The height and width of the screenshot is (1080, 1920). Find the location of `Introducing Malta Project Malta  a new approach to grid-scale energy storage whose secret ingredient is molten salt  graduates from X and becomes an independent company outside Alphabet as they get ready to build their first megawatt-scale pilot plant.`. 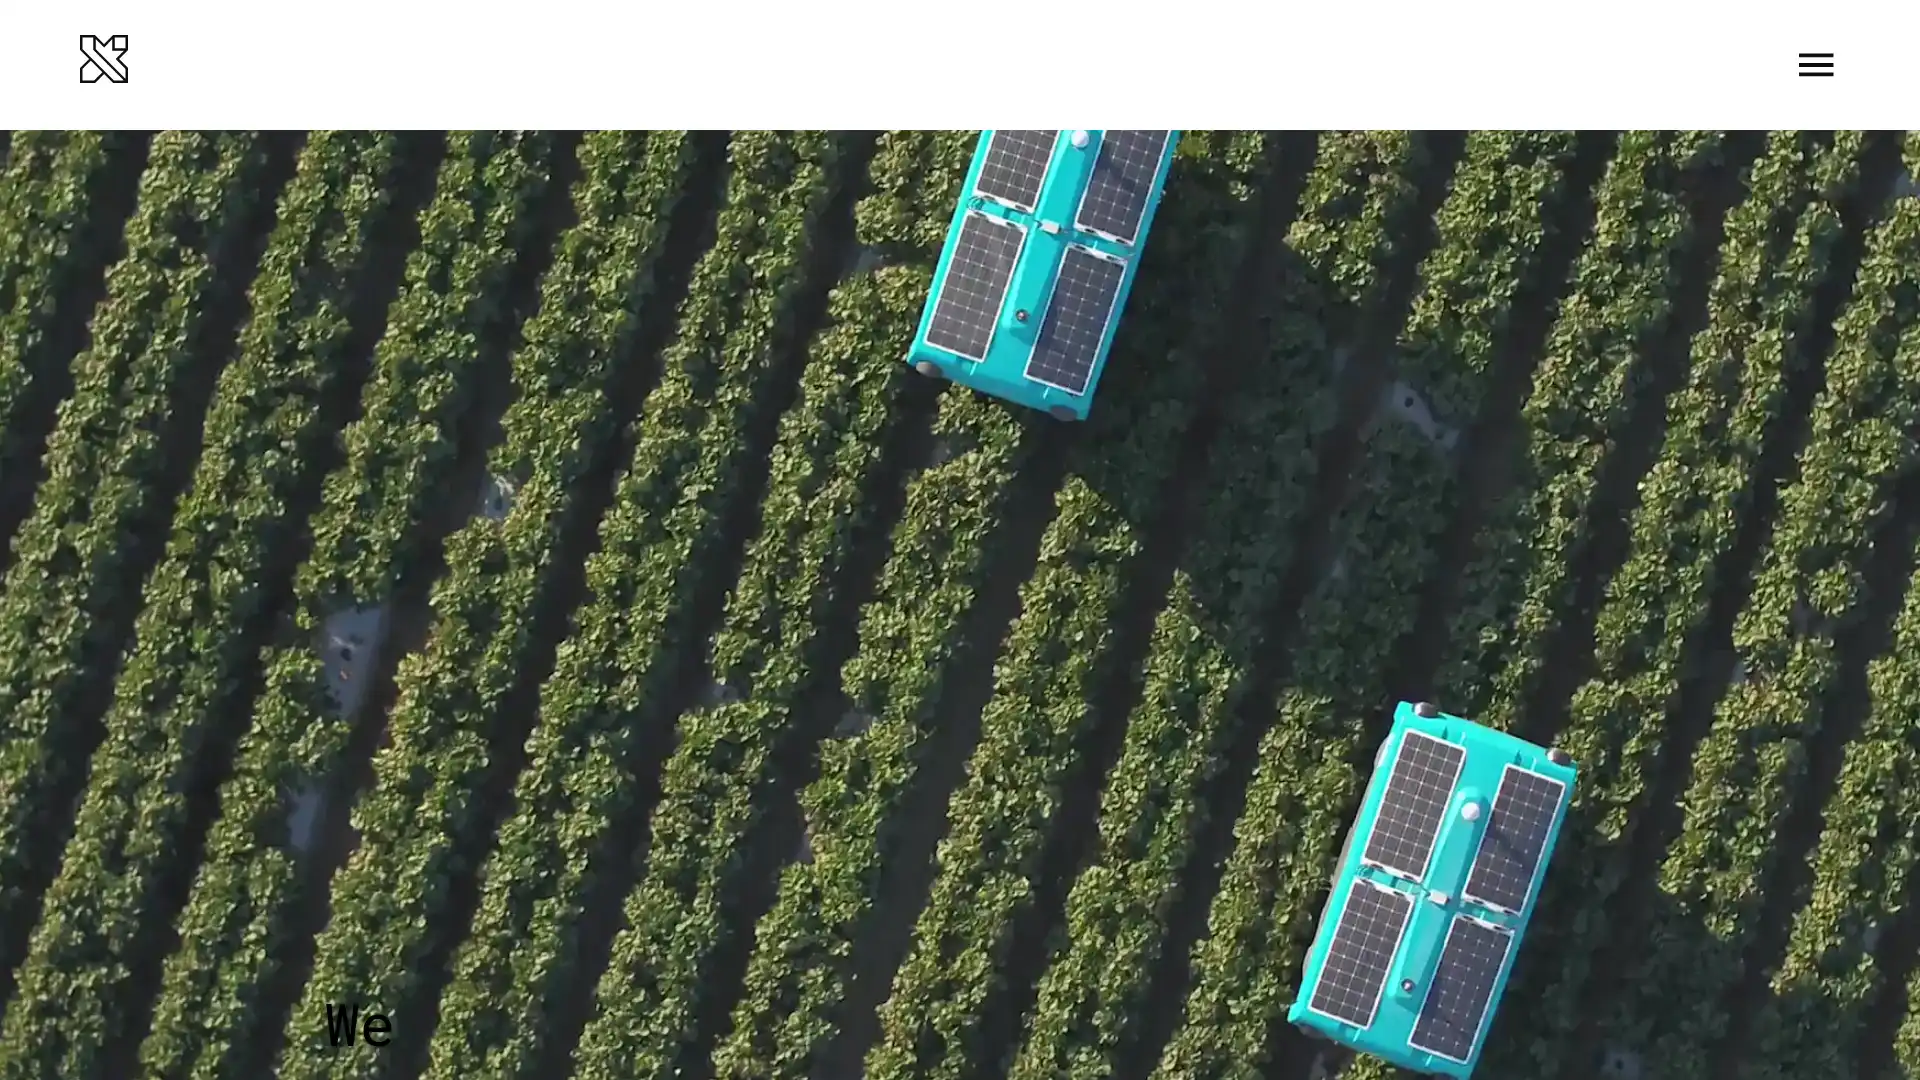

Introducing Malta Project Malta  a new approach to grid-scale energy storage whose secret ingredient is molten salt  graduates from X and becomes an independent company outside Alphabet as they get ready to build their first megawatt-scale pilot plant. is located at coordinates (1013, 512).